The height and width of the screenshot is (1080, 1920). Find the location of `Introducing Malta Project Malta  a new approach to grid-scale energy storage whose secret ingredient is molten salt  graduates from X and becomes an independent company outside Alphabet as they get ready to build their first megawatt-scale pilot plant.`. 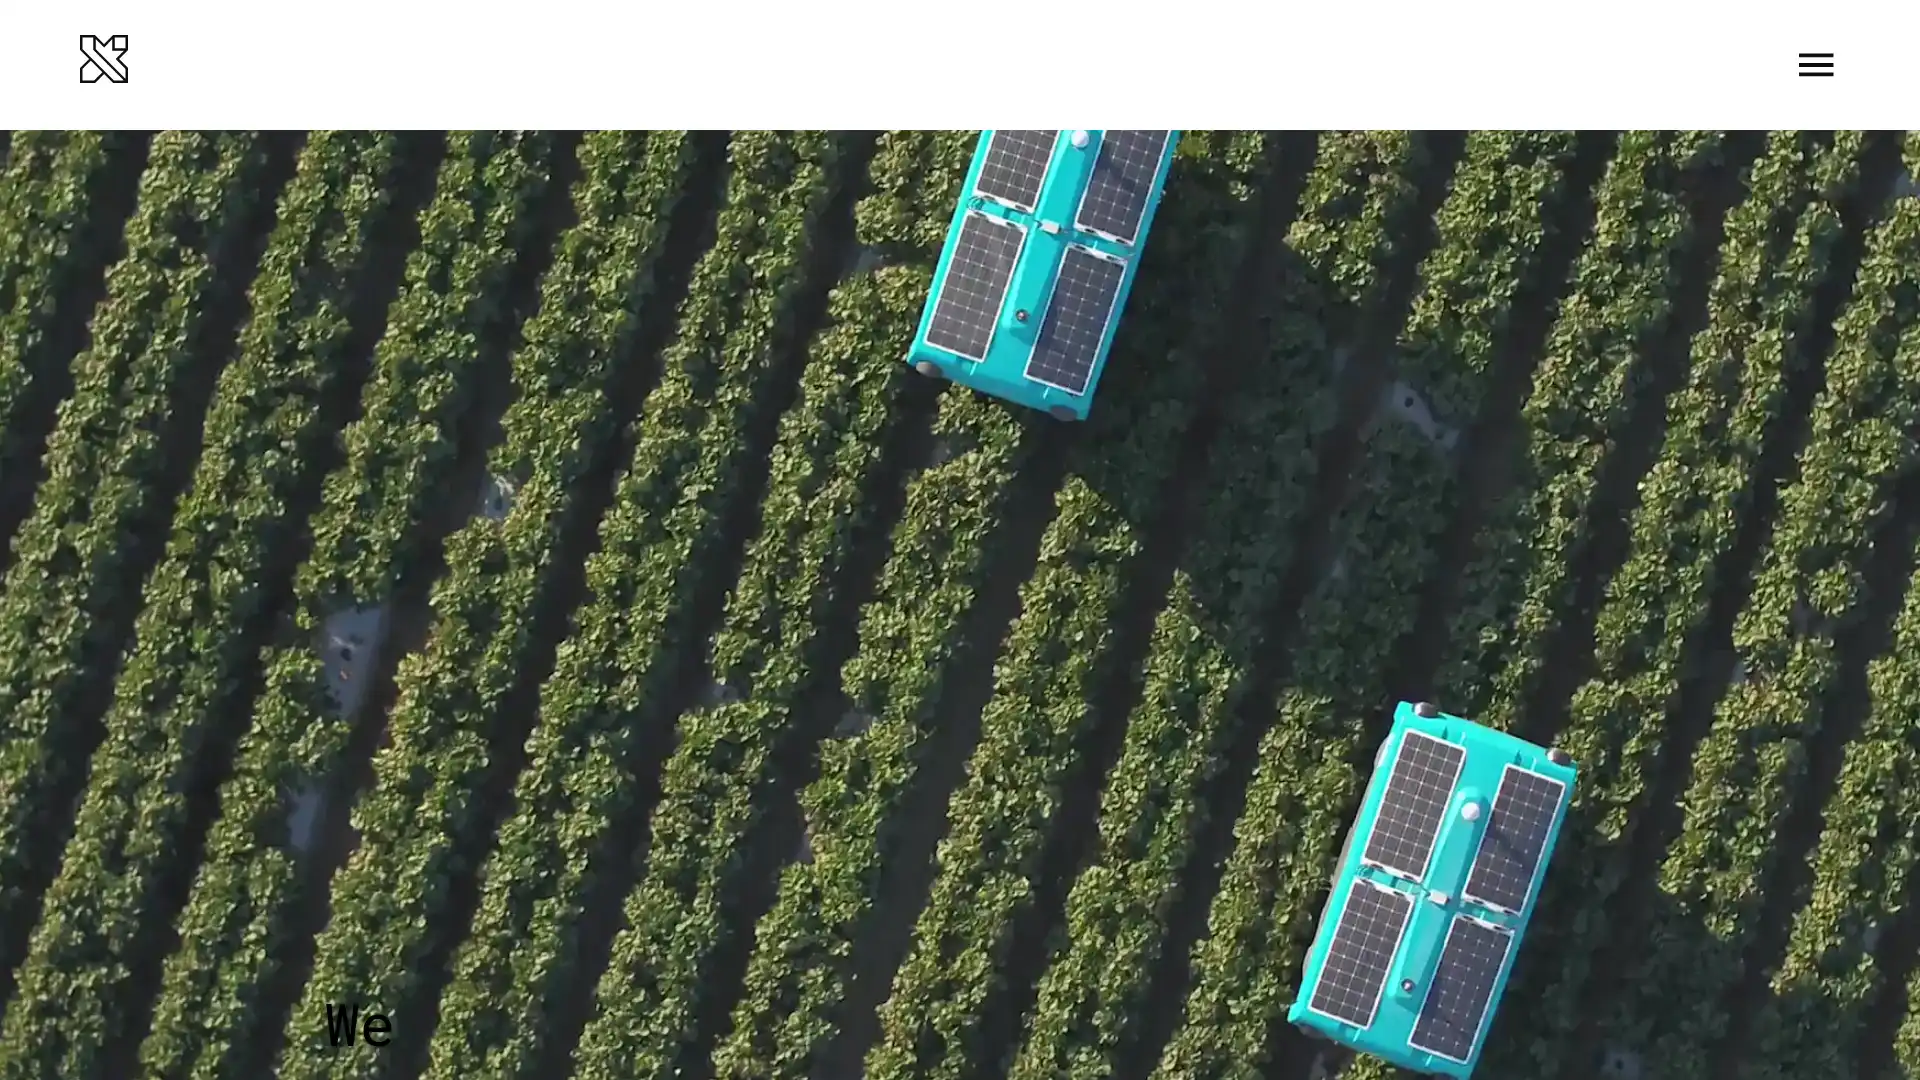

Introducing Malta Project Malta  a new approach to grid-scale energy storage whose secret ingredient is molten salt  graduates from X and becomes an independent company outside Alphabet as they get ready to build their first megawatt-scale pilot plant. is located at coordinates (1013, 512).